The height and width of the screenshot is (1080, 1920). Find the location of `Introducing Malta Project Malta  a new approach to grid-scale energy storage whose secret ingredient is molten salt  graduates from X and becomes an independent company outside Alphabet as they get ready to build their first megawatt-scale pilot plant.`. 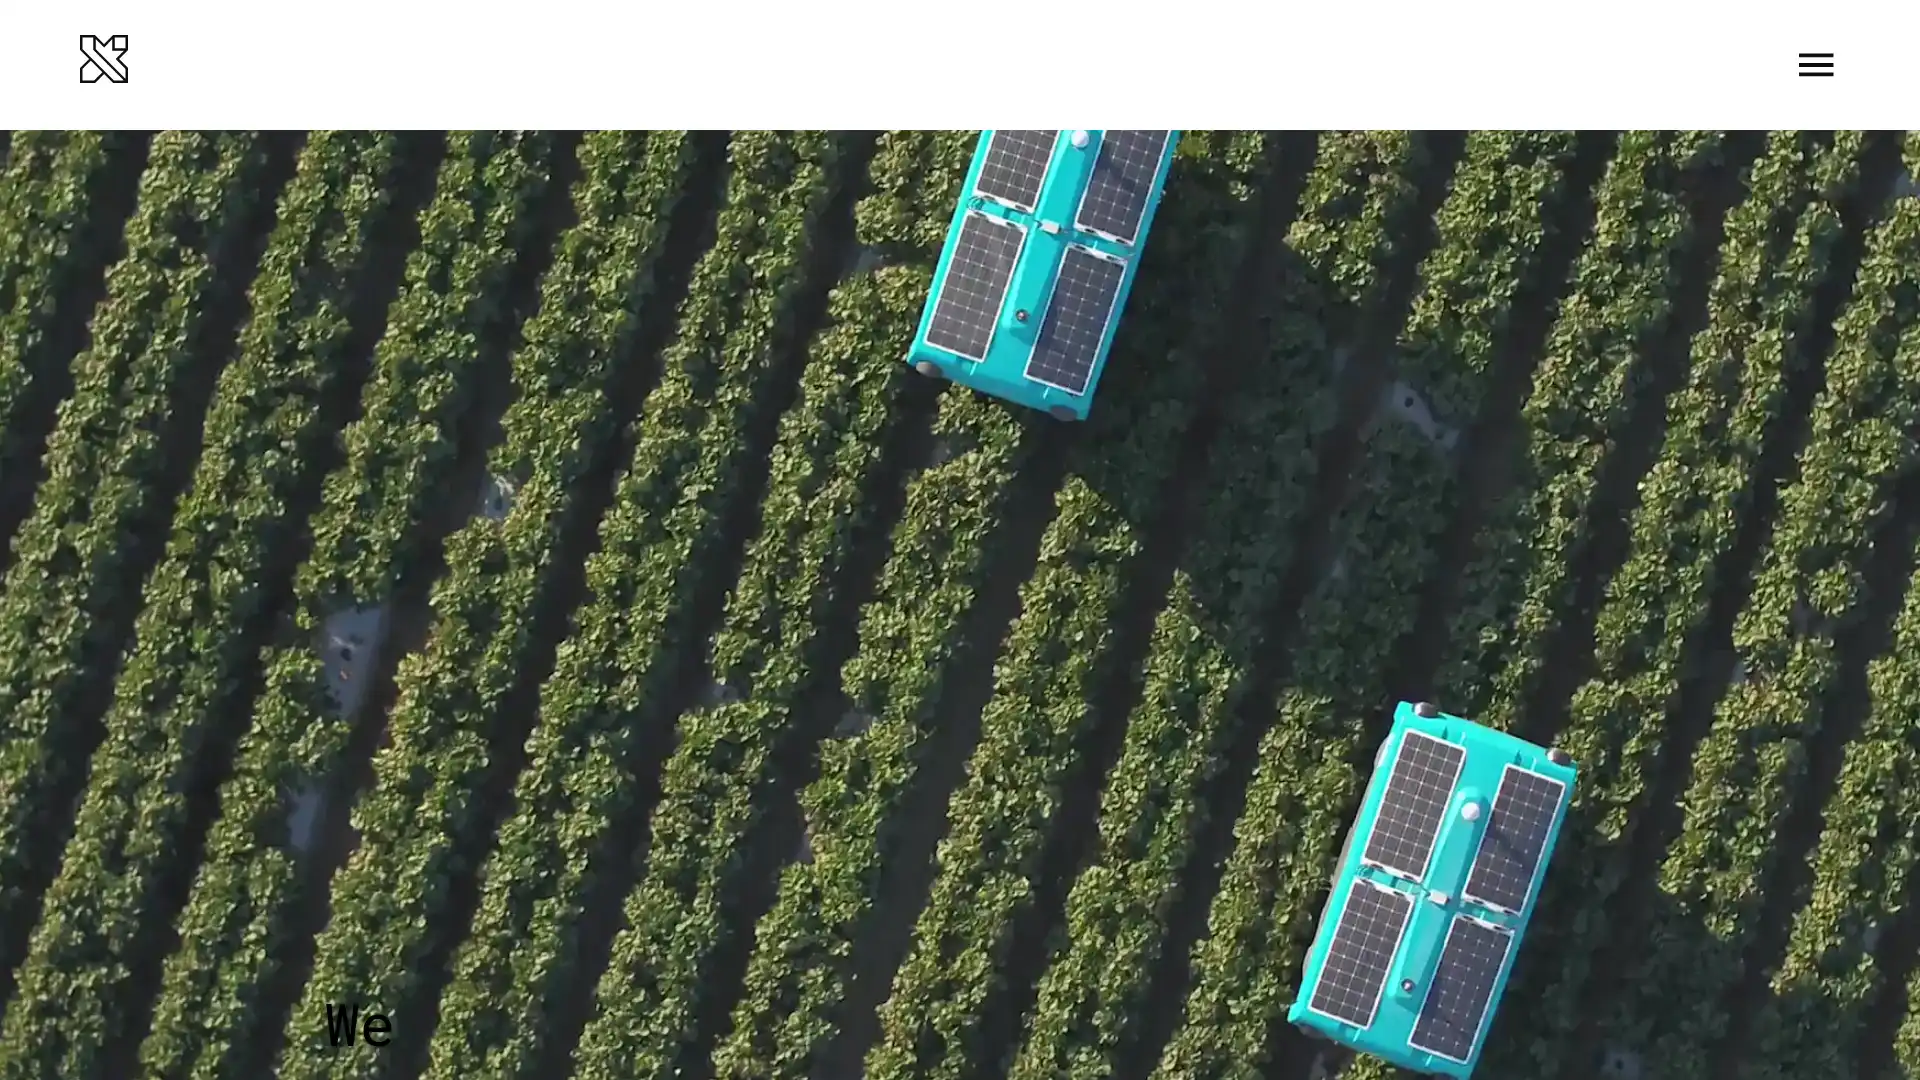

Introducing Malta Project Malta  a new approach to grid-scale energy storage whose secret ingredient is molten salt  graduates from X and becomes an independent company outside Alphabet as they get ready to build their first megawatt-scale pilot plant. is located at coordinates (1013, 512).